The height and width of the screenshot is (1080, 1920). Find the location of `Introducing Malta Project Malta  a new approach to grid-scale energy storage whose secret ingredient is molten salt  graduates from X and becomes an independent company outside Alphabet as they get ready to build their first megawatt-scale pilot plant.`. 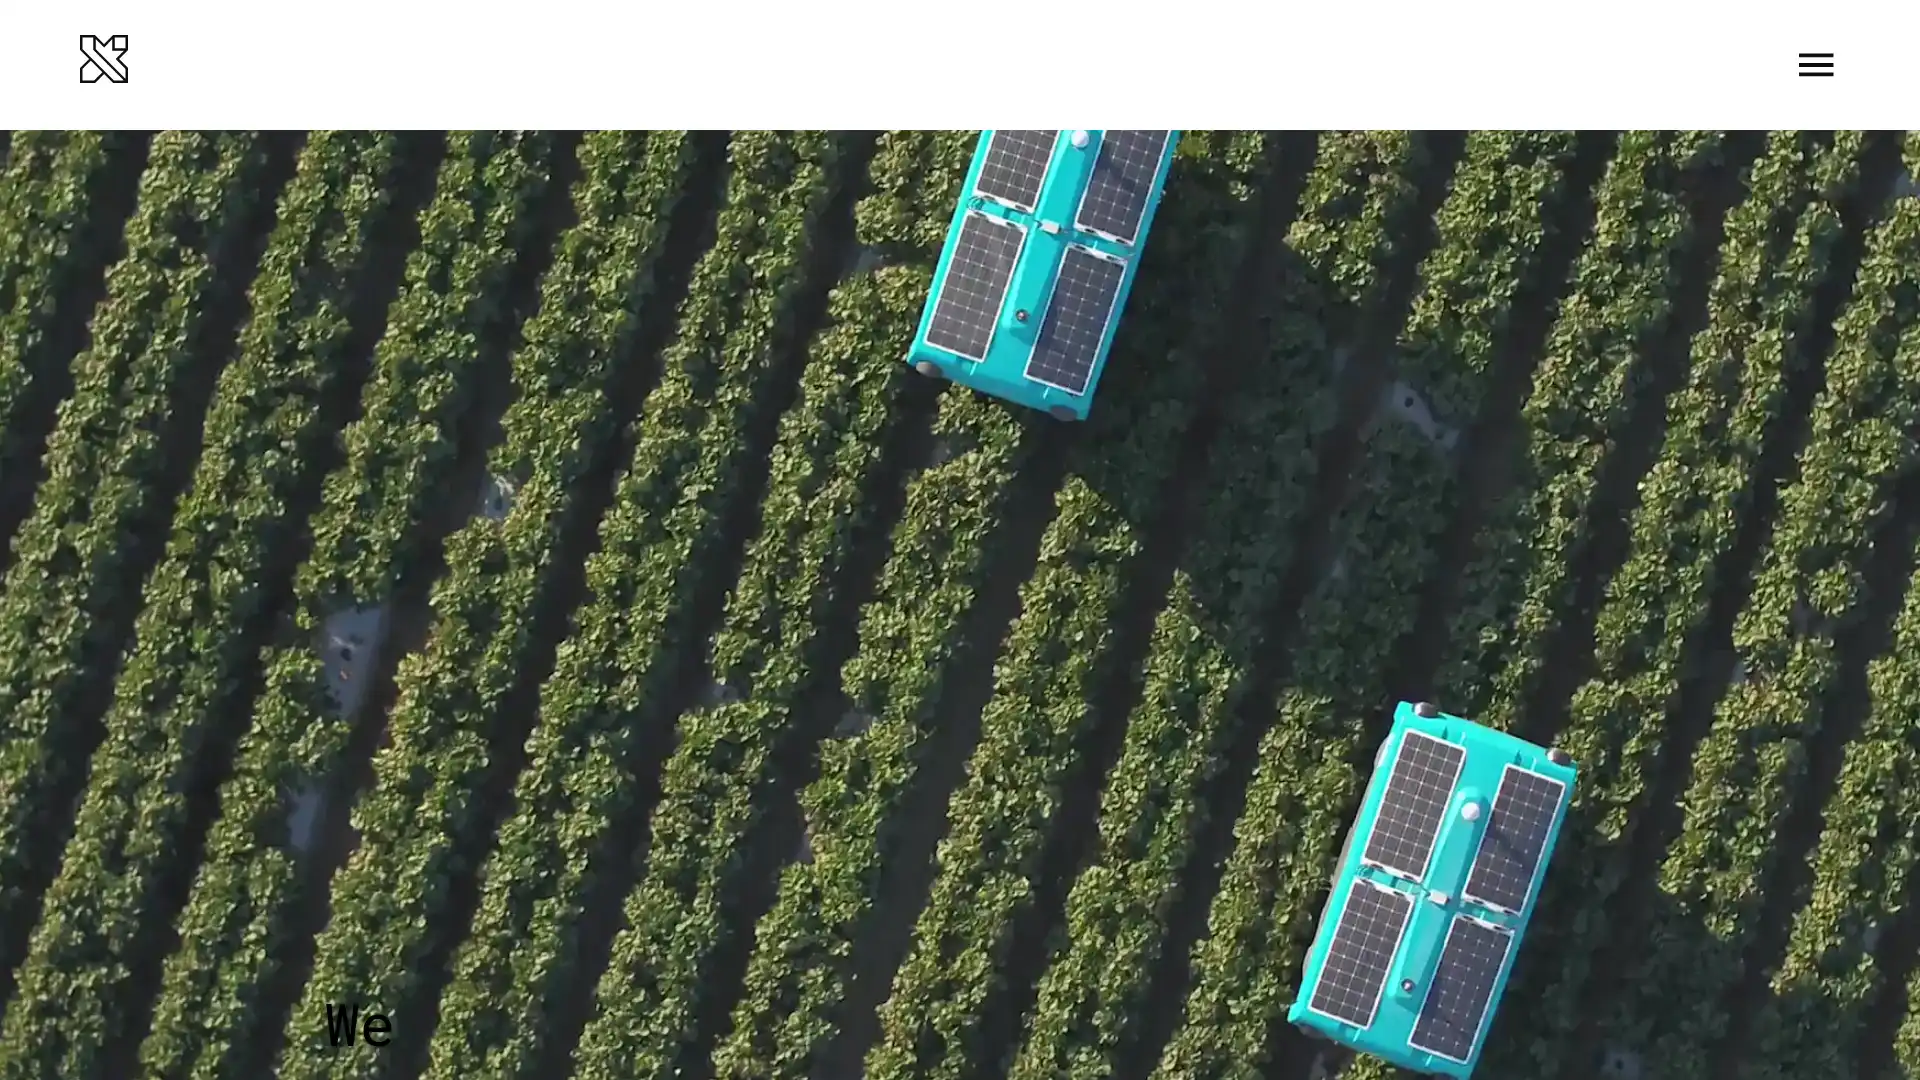

Introducing Malta Project Malta  a new approach to grid-scale energy storage whose secret ingredient is molten salt  graduates from X and becomes an independent company outside Alphabet as they get ready to build their first megawatt-scale pilot plant. is located at coordinates (1013, 512).